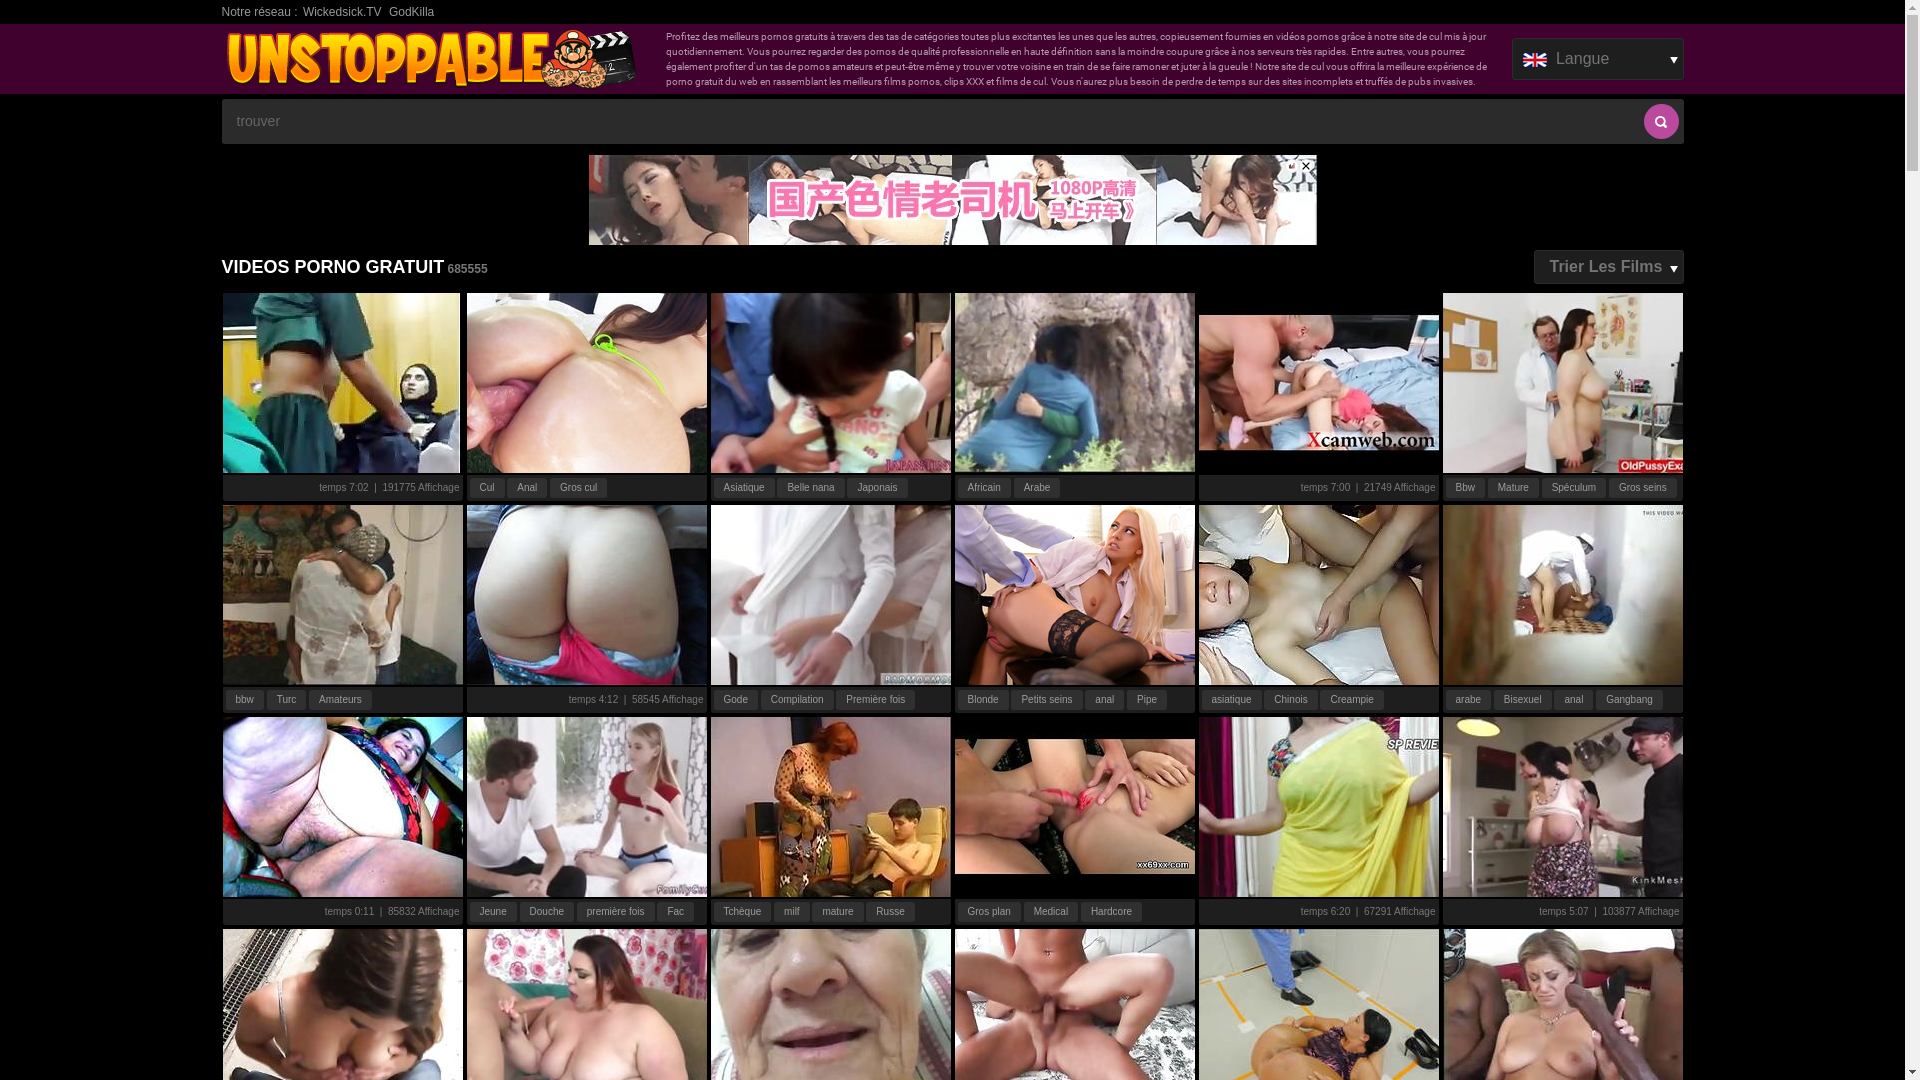 The width and height of the screenshot is (1920, 1080). I want to click on 'Anal', so click(527, 488).